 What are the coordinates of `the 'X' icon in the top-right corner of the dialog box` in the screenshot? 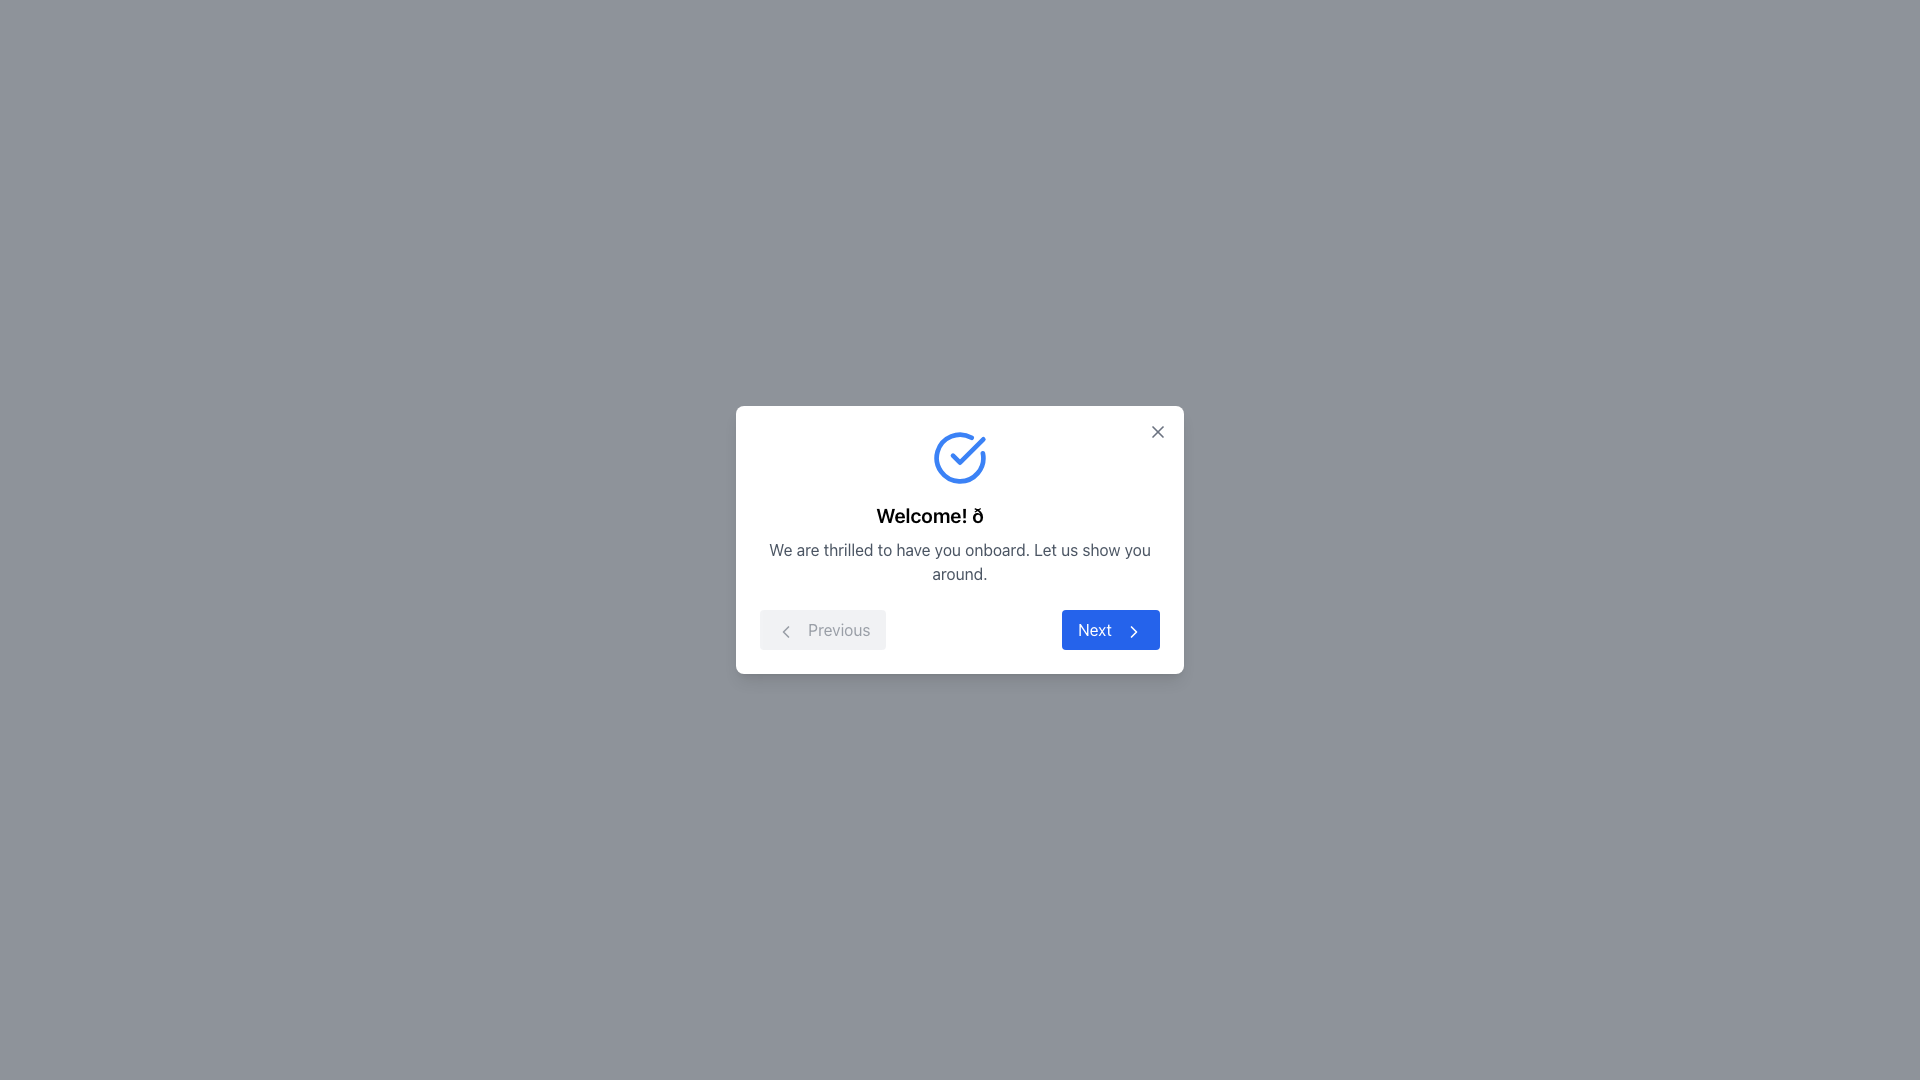 It's located at (1157, 431).